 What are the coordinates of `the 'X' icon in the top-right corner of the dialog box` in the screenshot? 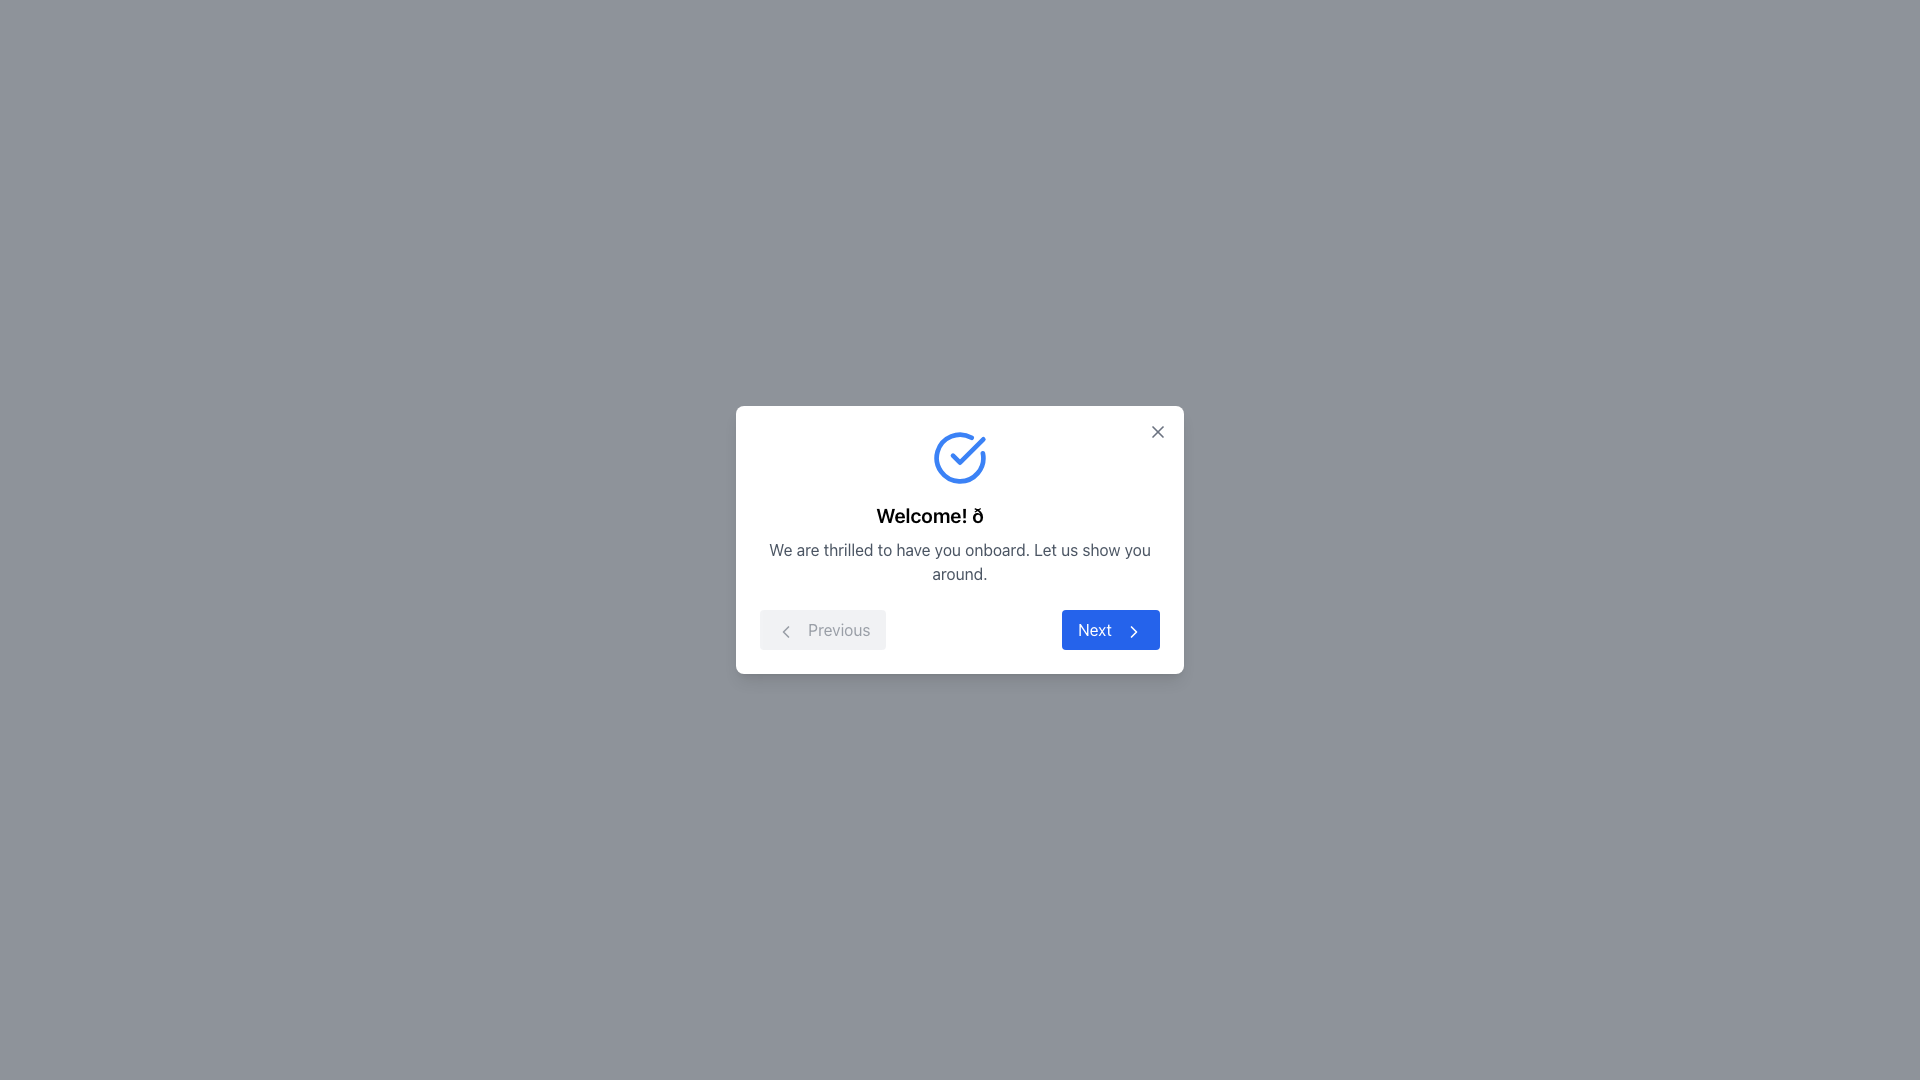 It's located at (1157, 431).